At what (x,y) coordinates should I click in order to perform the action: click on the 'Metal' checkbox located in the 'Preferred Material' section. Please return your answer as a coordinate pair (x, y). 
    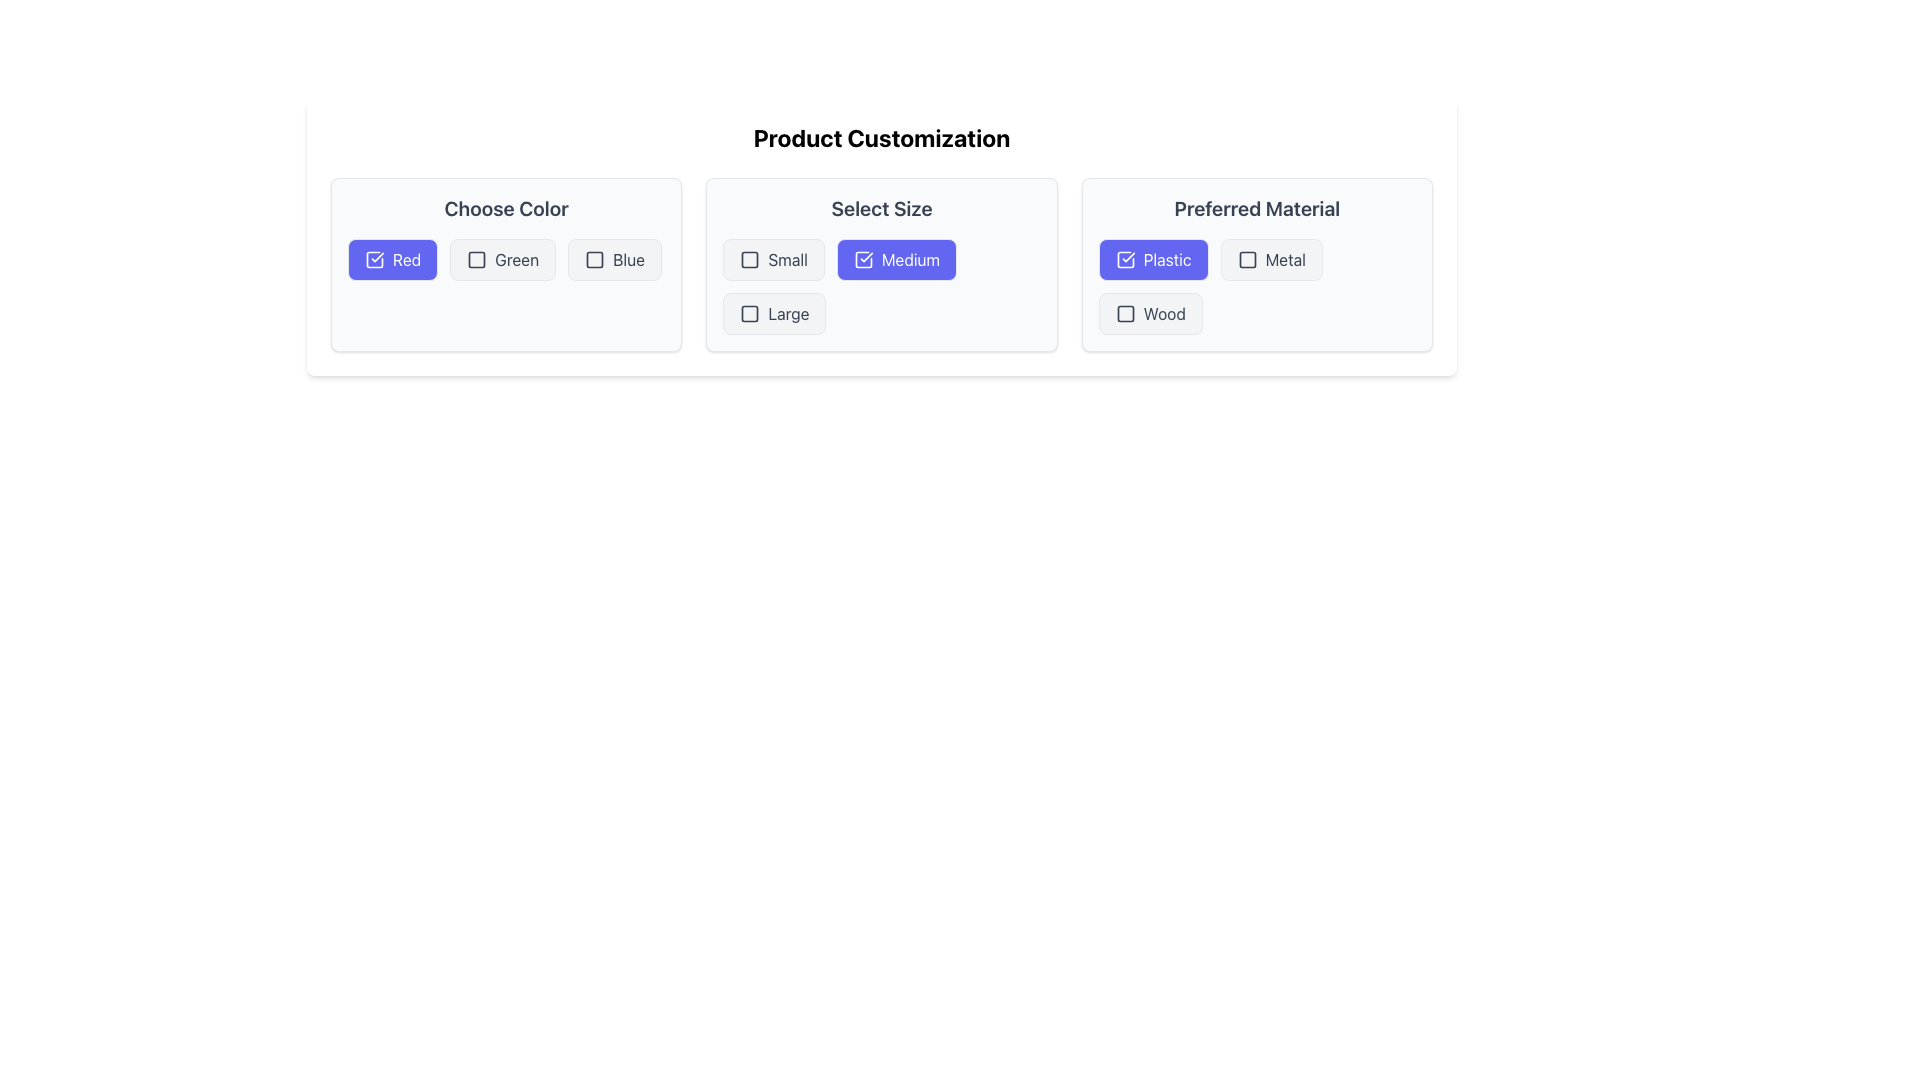
    Looking at the image, I should click on (1270, 258).